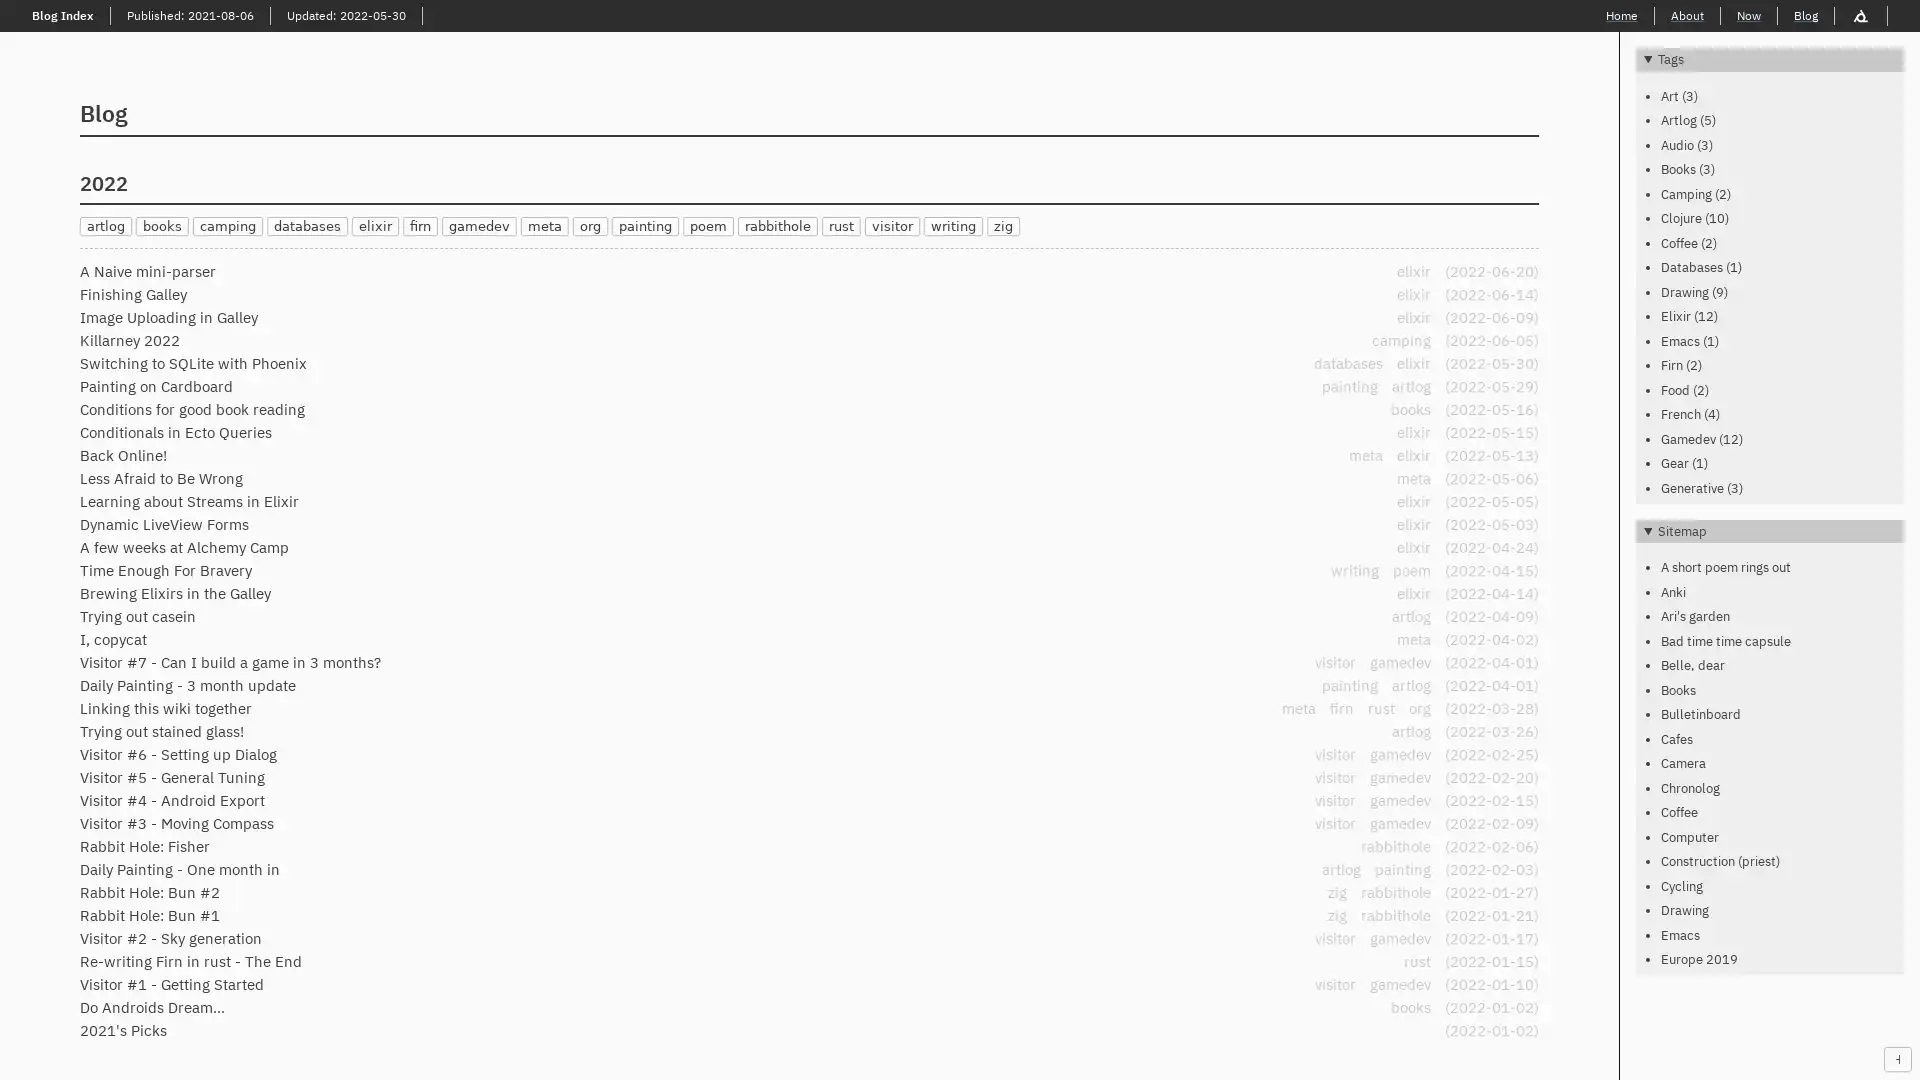  Describe the element at coordinates (891, 225) in the screenshot. I see `visitor` at that location.